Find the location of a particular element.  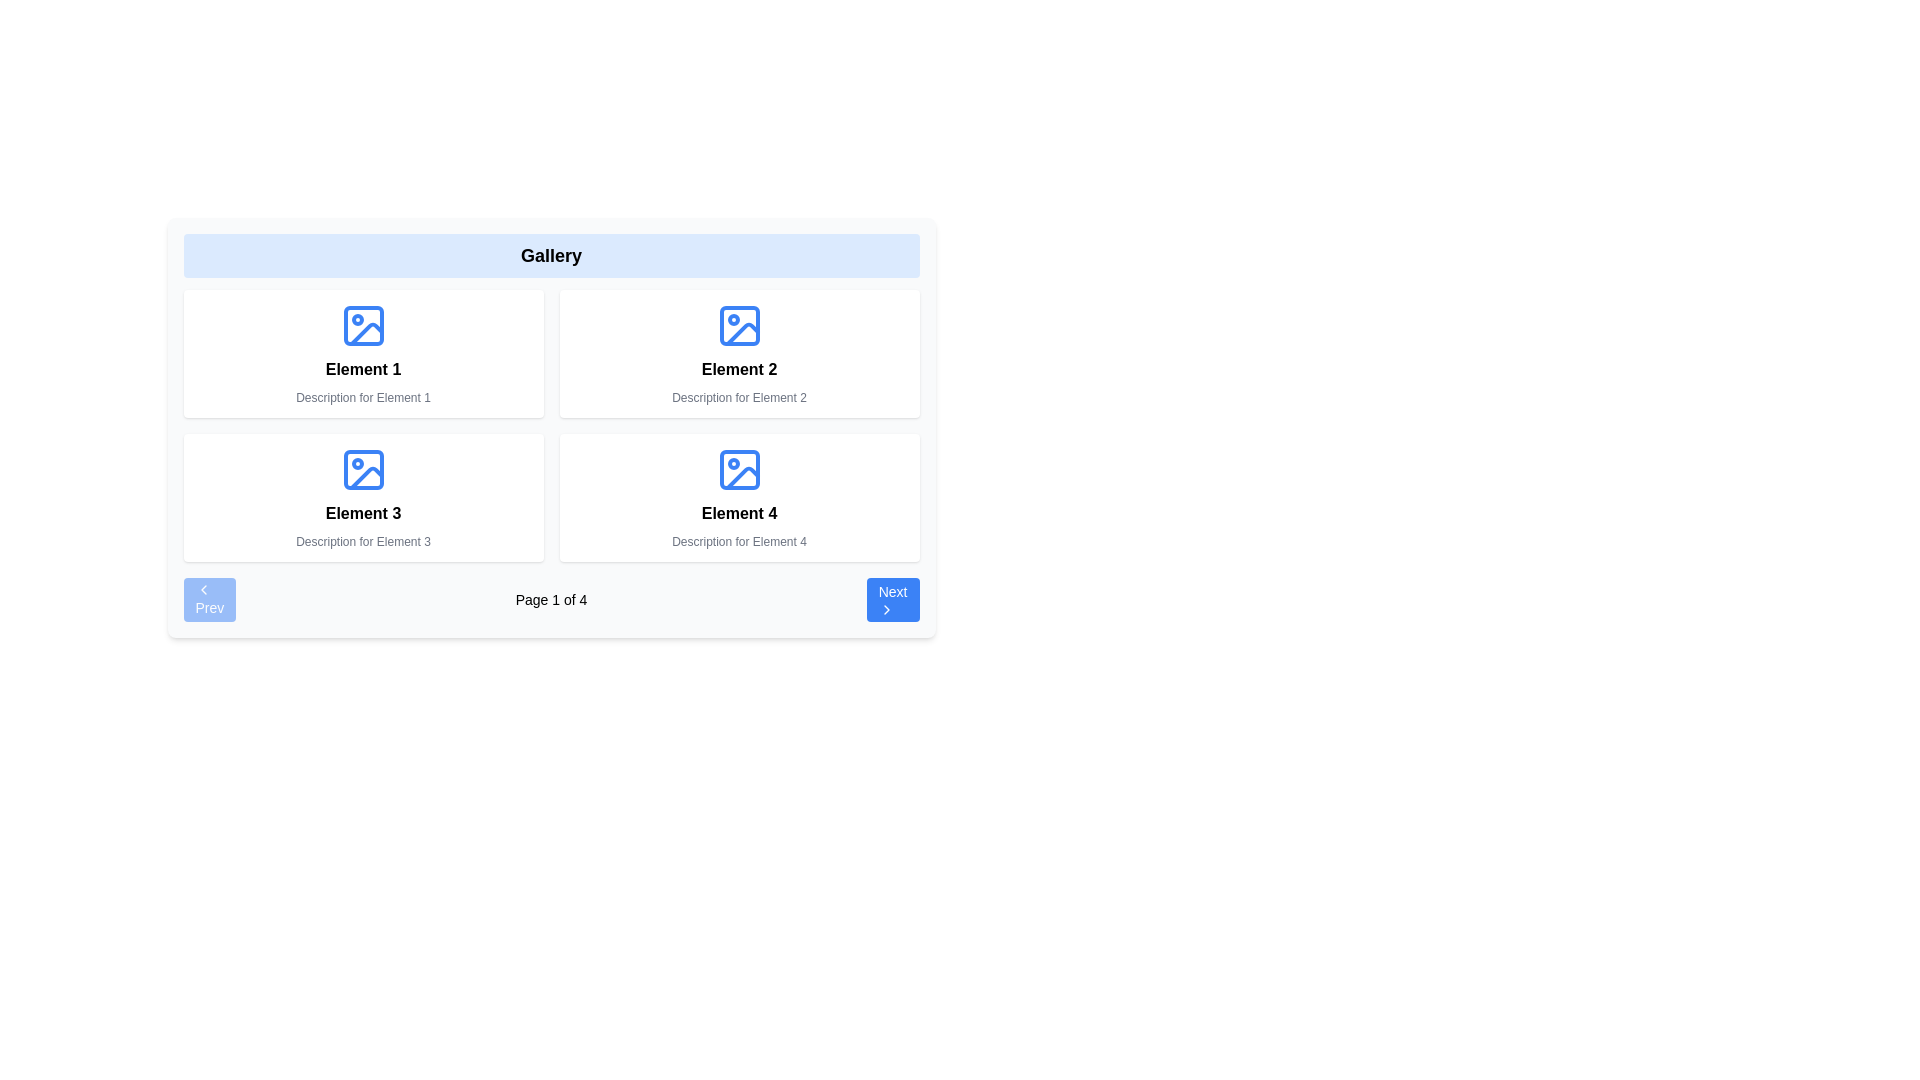

the blue icon representing an image, styled with a minimalist design of a rounded rectangle that contains a circular and a triangular shape, located at the top of the card labeled 'Element 4' is located at coordinates (738, 470).